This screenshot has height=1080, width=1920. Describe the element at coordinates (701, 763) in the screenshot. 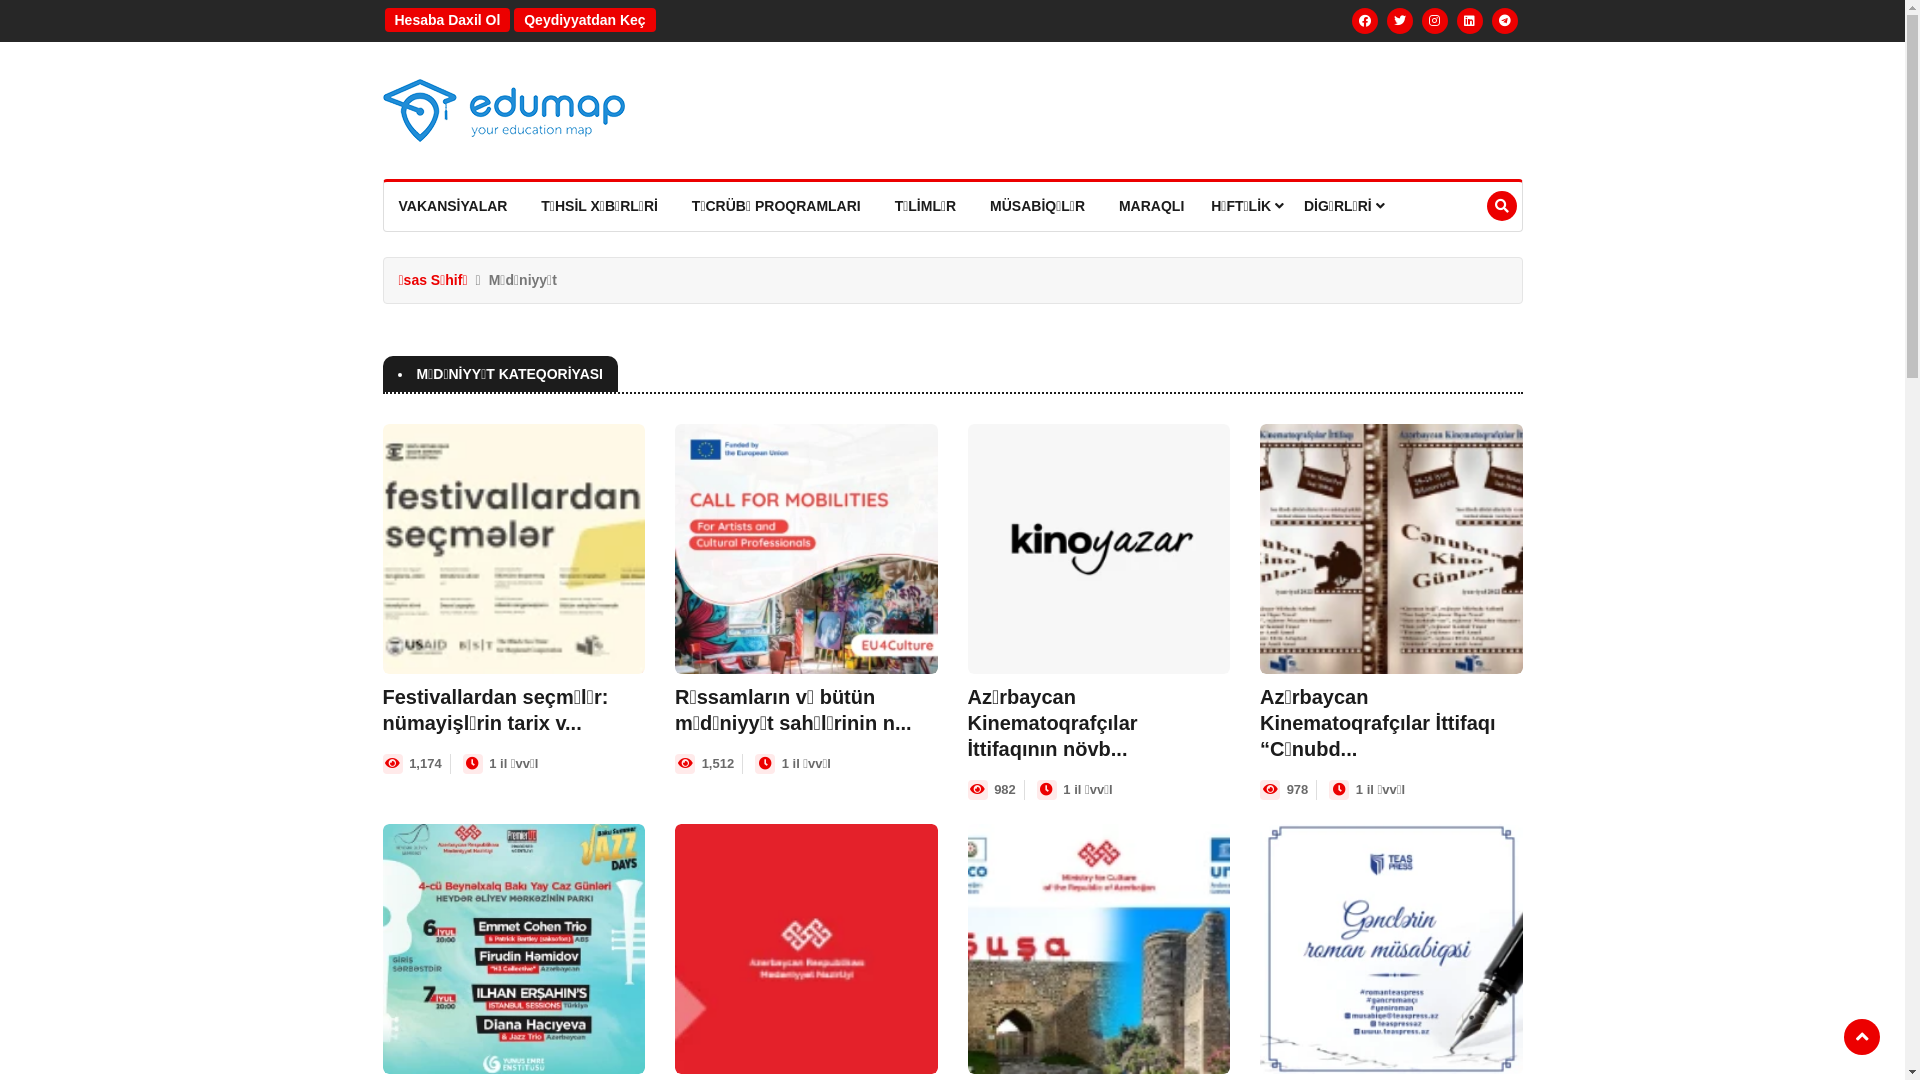

I see `'1,512'` at that location.